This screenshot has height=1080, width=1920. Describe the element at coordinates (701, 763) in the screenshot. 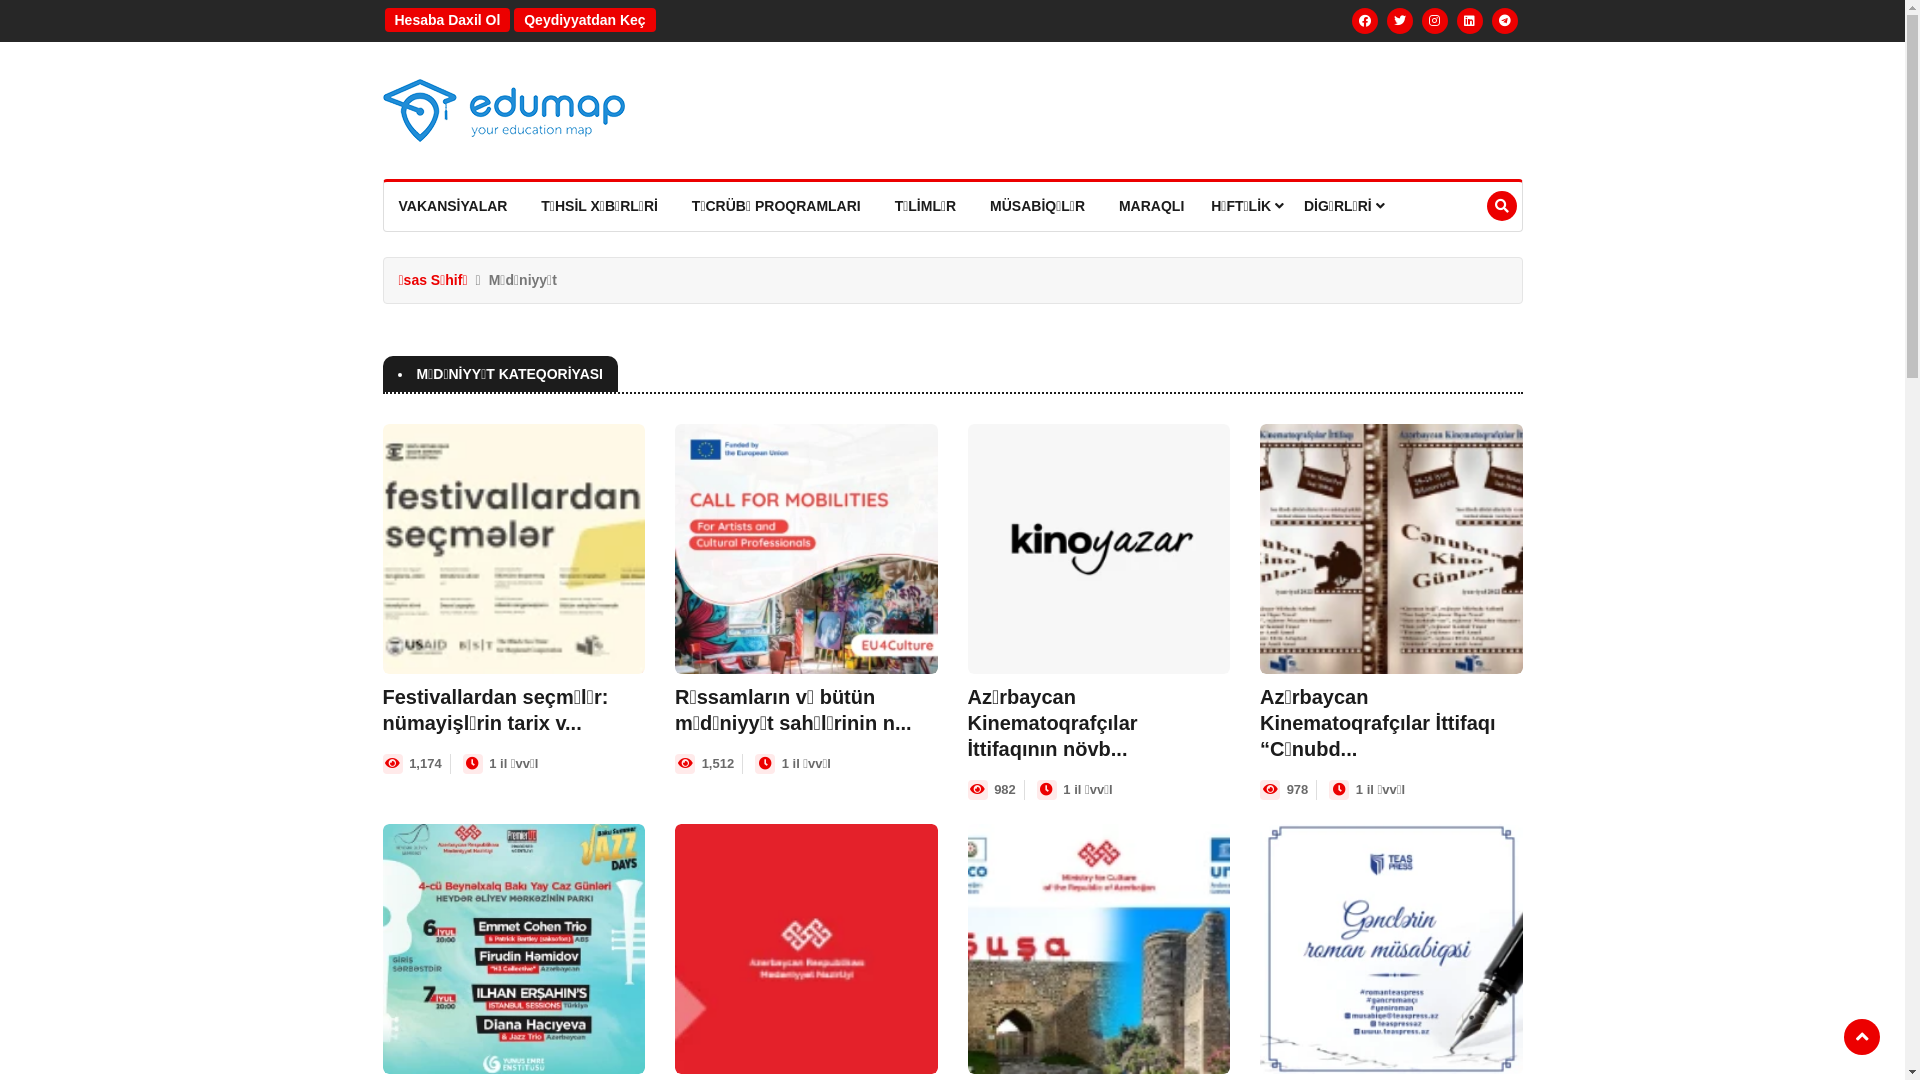

I see `'1,512'` at that location.